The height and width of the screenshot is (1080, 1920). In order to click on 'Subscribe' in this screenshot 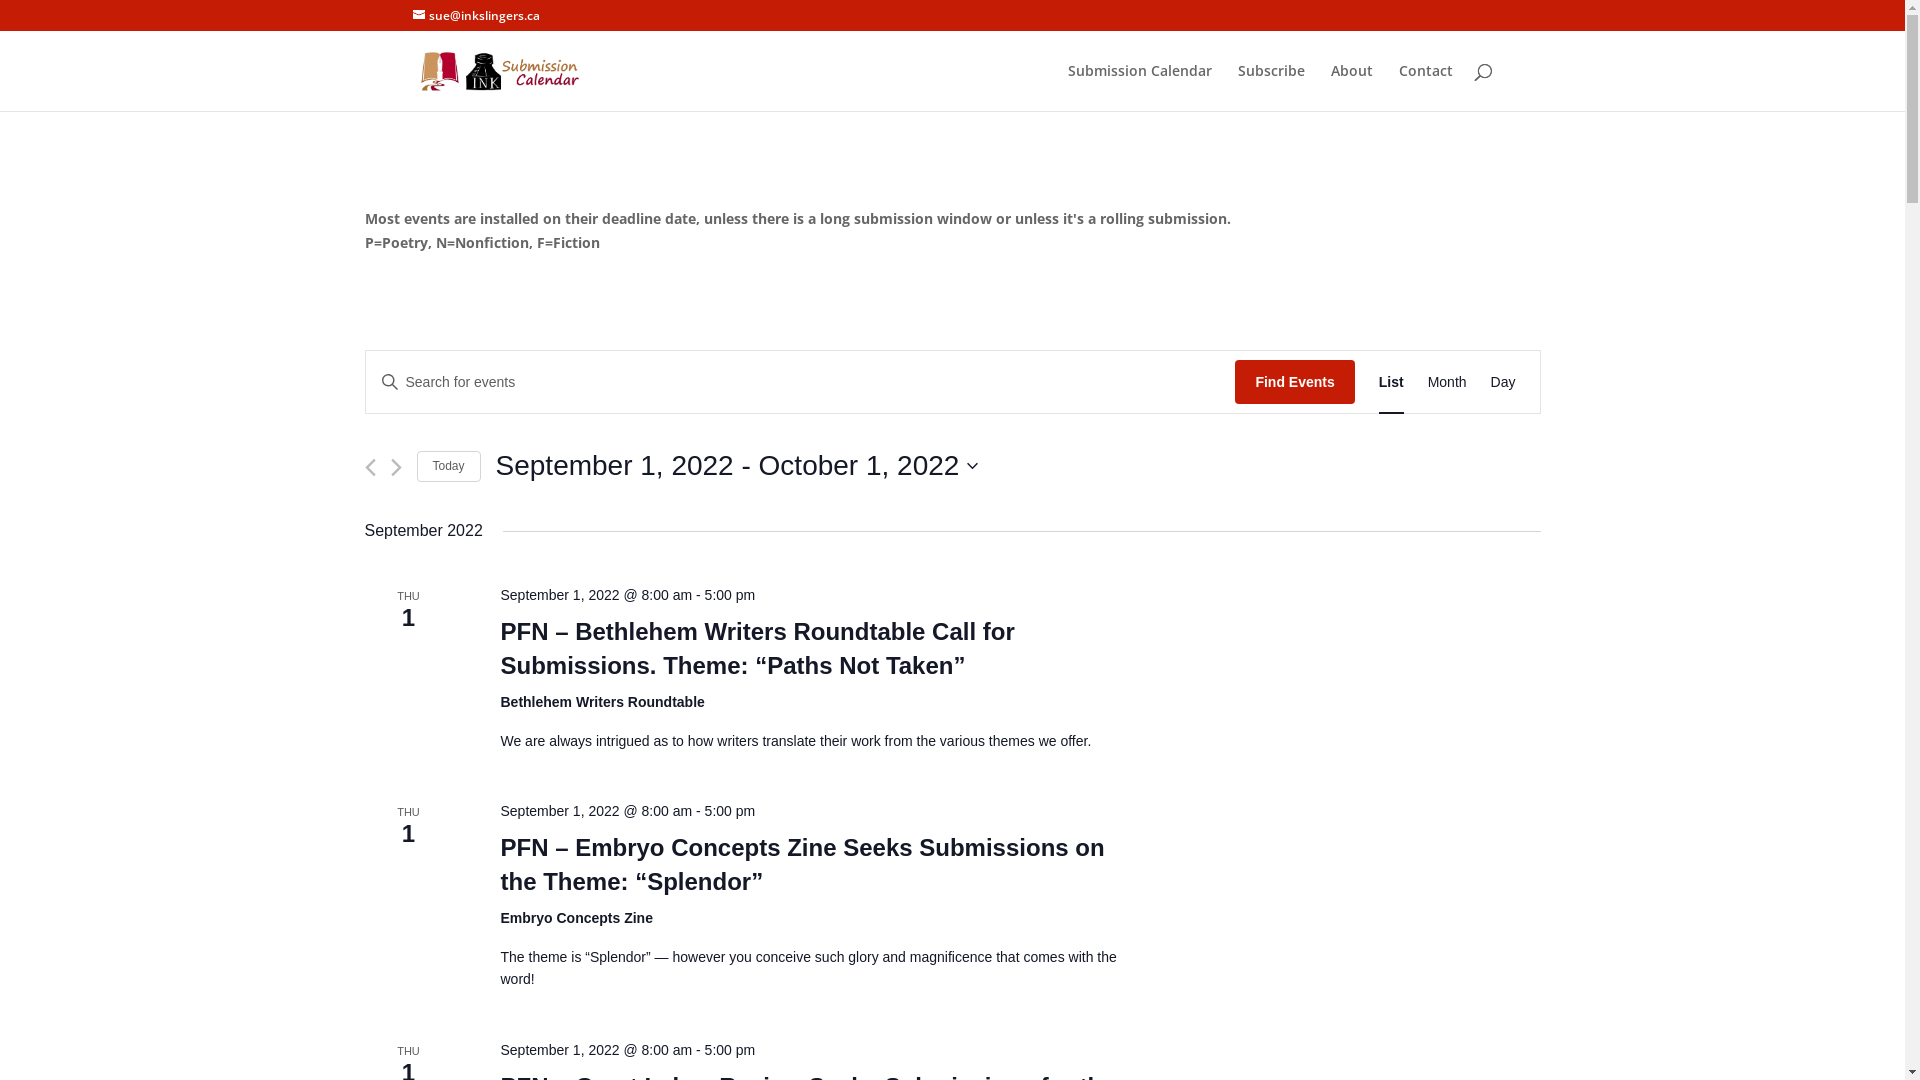, I will do `click(1237, 86)`.